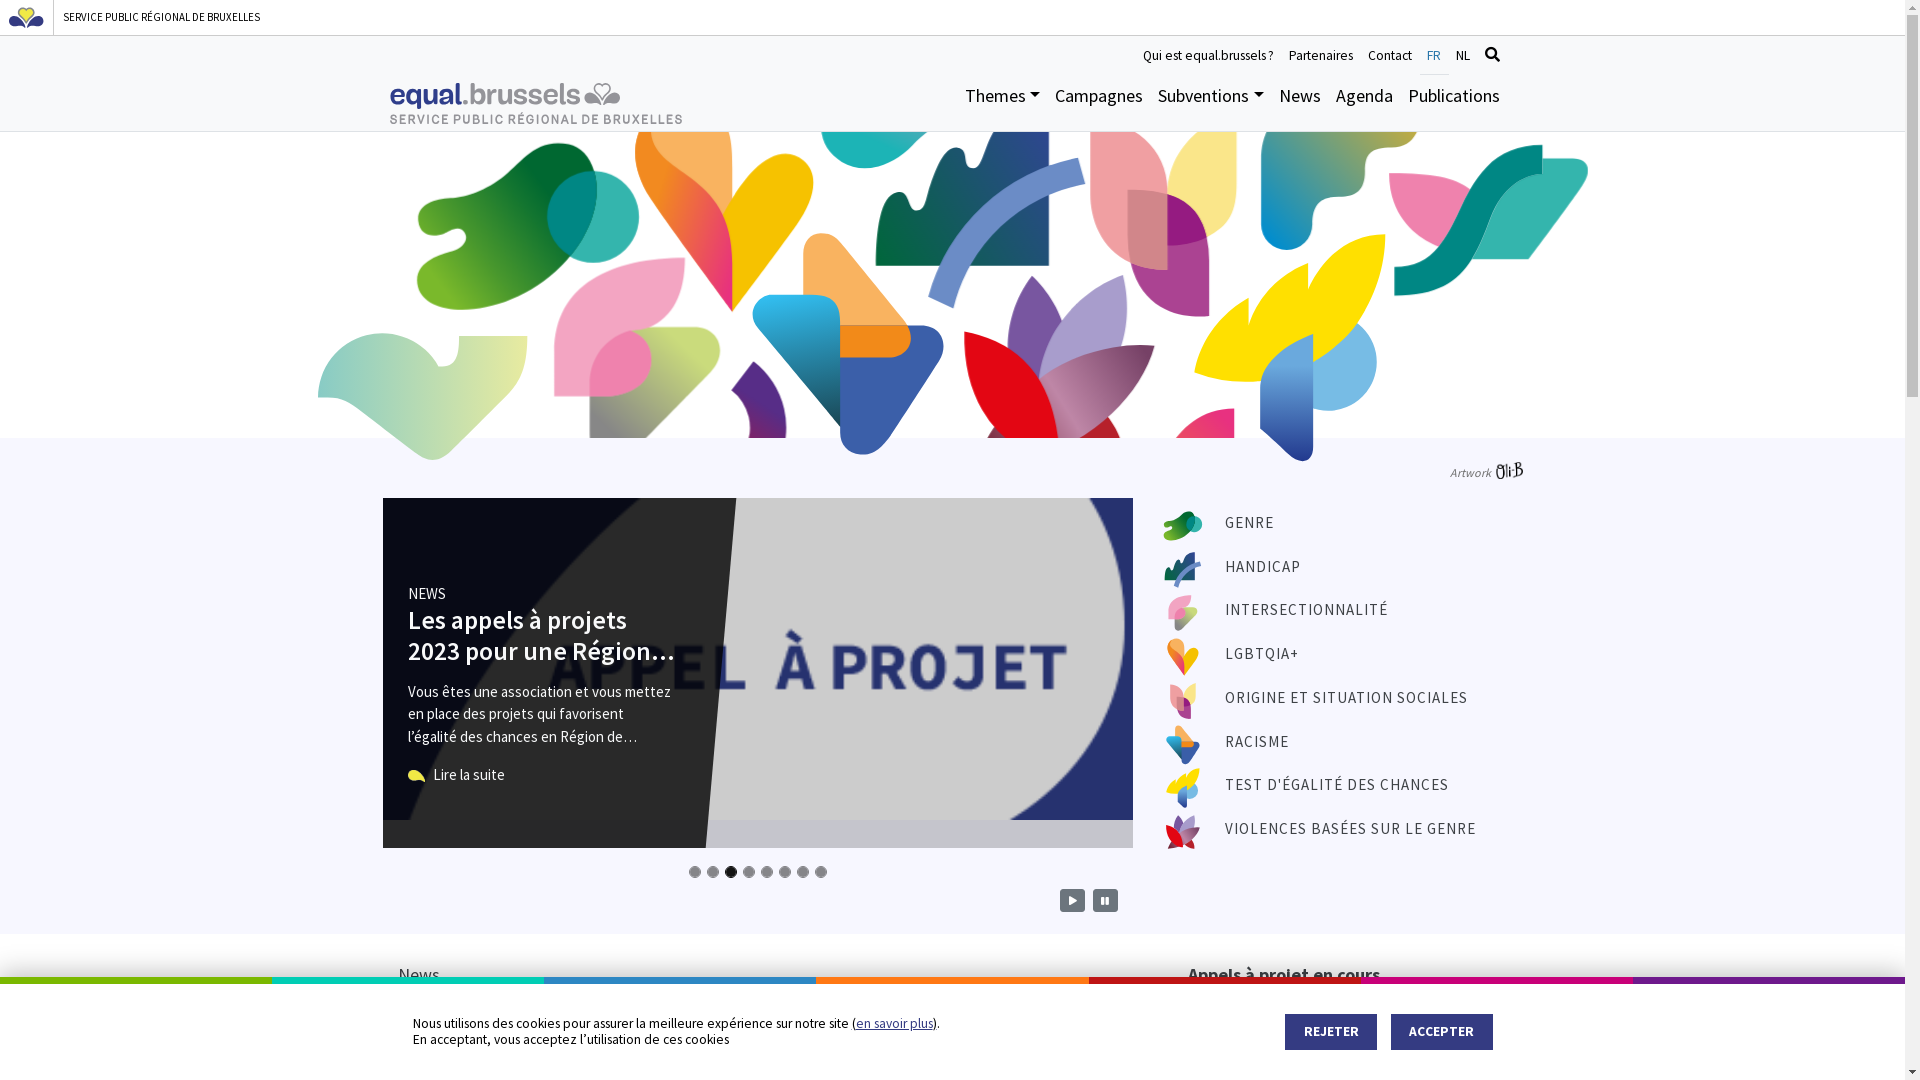 Image resolution: width=1920 pixels, height=1080 pixels. What do you see at coordinates (1210, 102) in the screenshot?
I see `'Subventions'` at bounding box center [1210, 102].